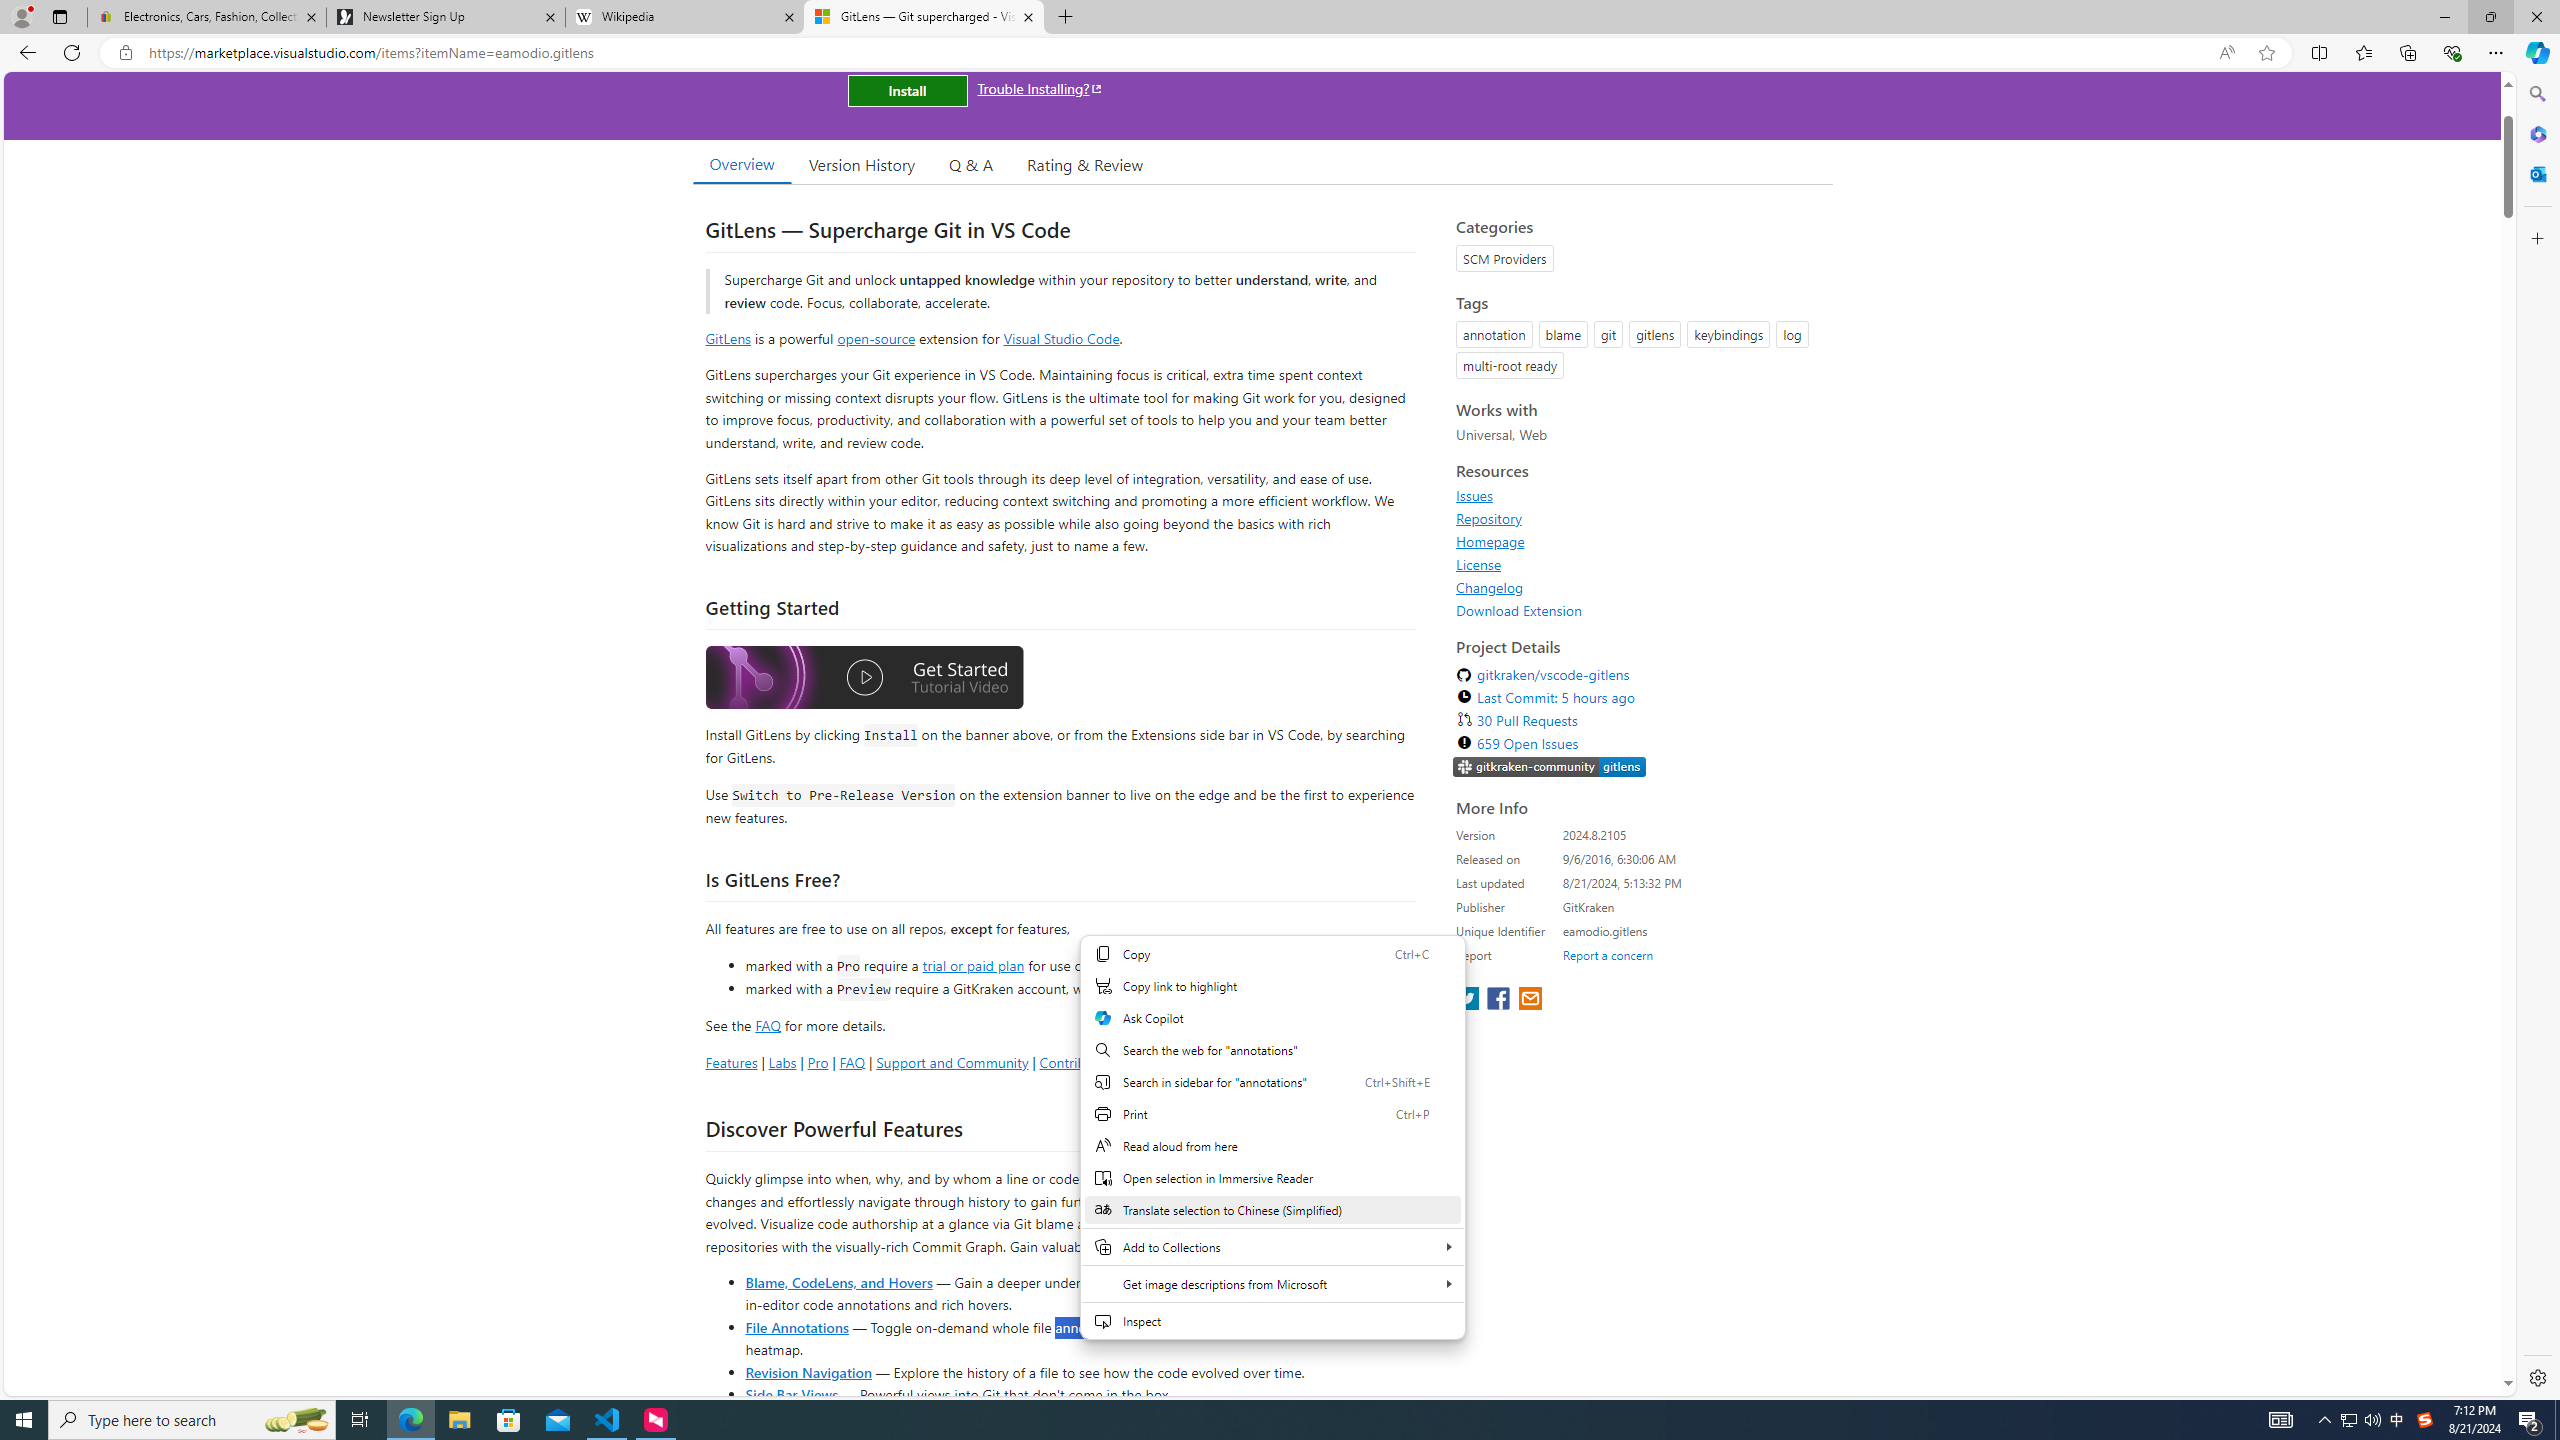 This screenshot has width=2560, height=1440. What do you see at coordinates (807, 1371) in the screenshot?
I see `'Revision Navigation'` at bounding box center [807, 1371].